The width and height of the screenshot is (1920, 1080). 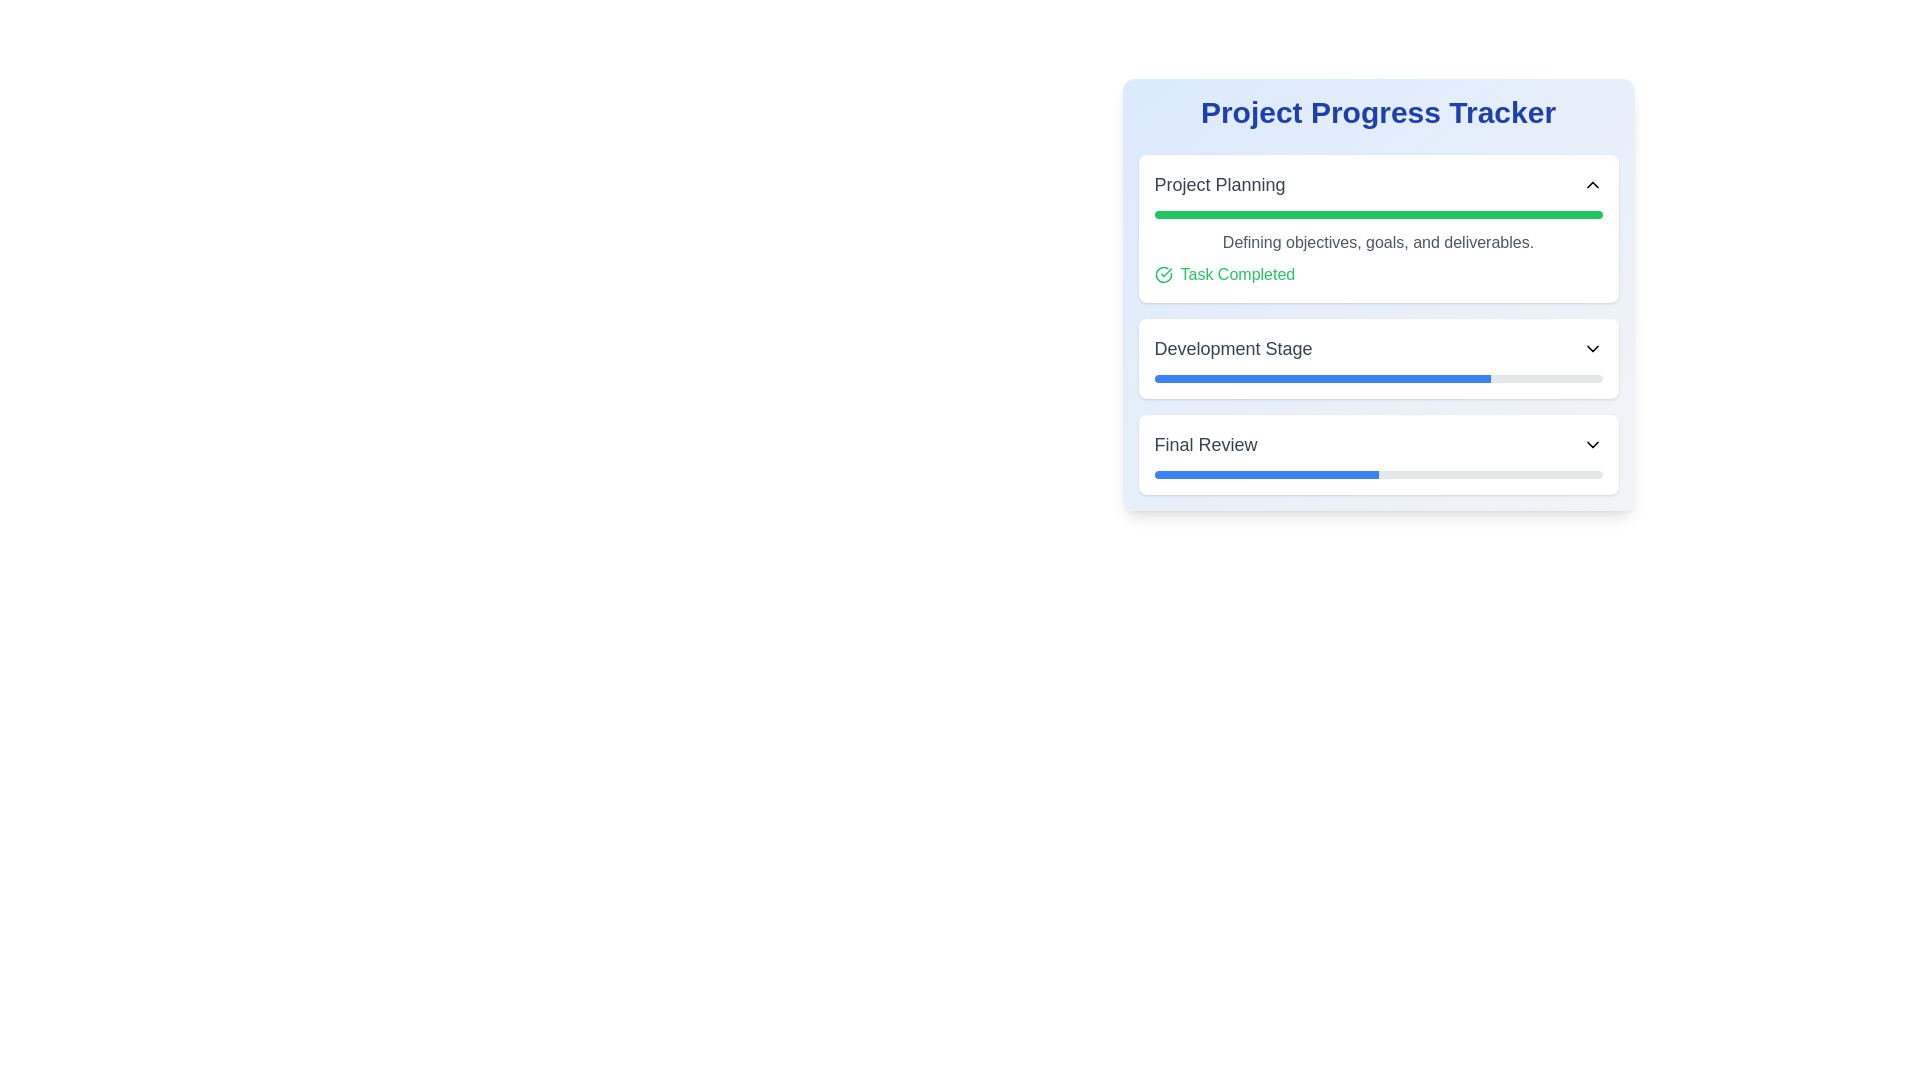 I want to click on the blue progress bar segment representing 50% progress within the Final Review section of the Project Progress Tracker, so click(x=1265, y=474).